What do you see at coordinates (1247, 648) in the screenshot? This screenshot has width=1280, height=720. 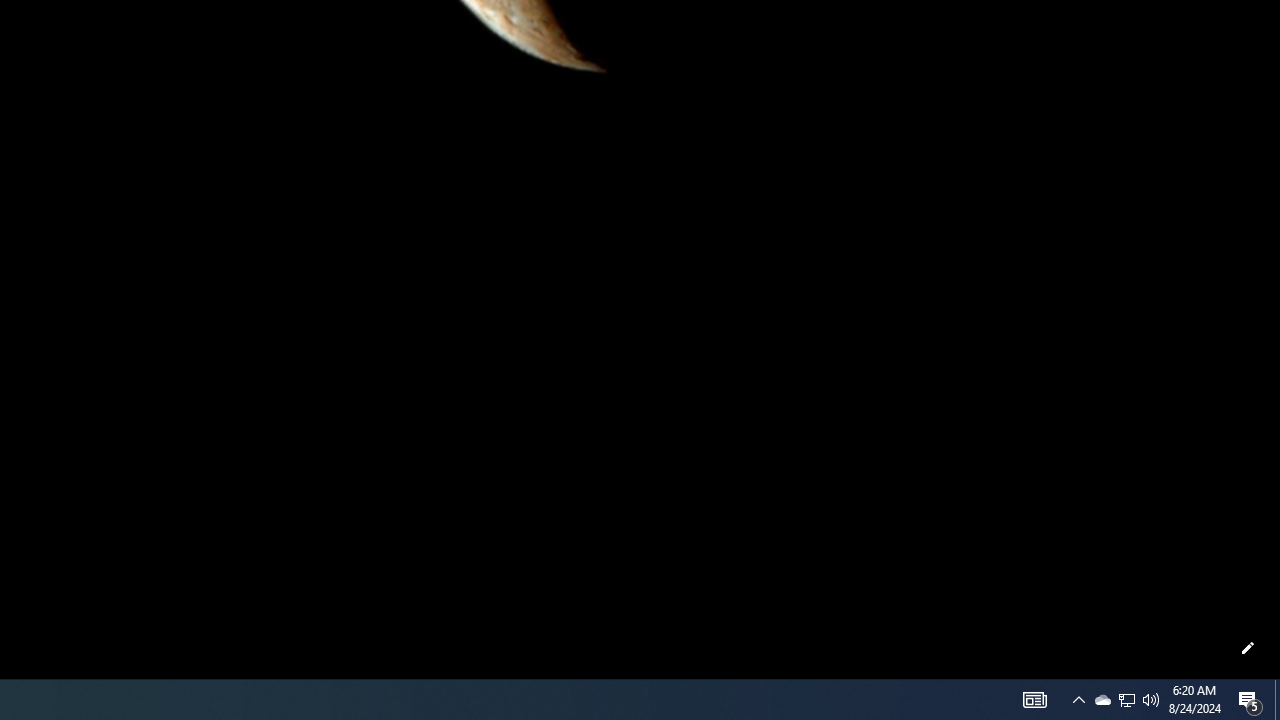 I see `'Customize this page'` at bounding box center [1247, 648].